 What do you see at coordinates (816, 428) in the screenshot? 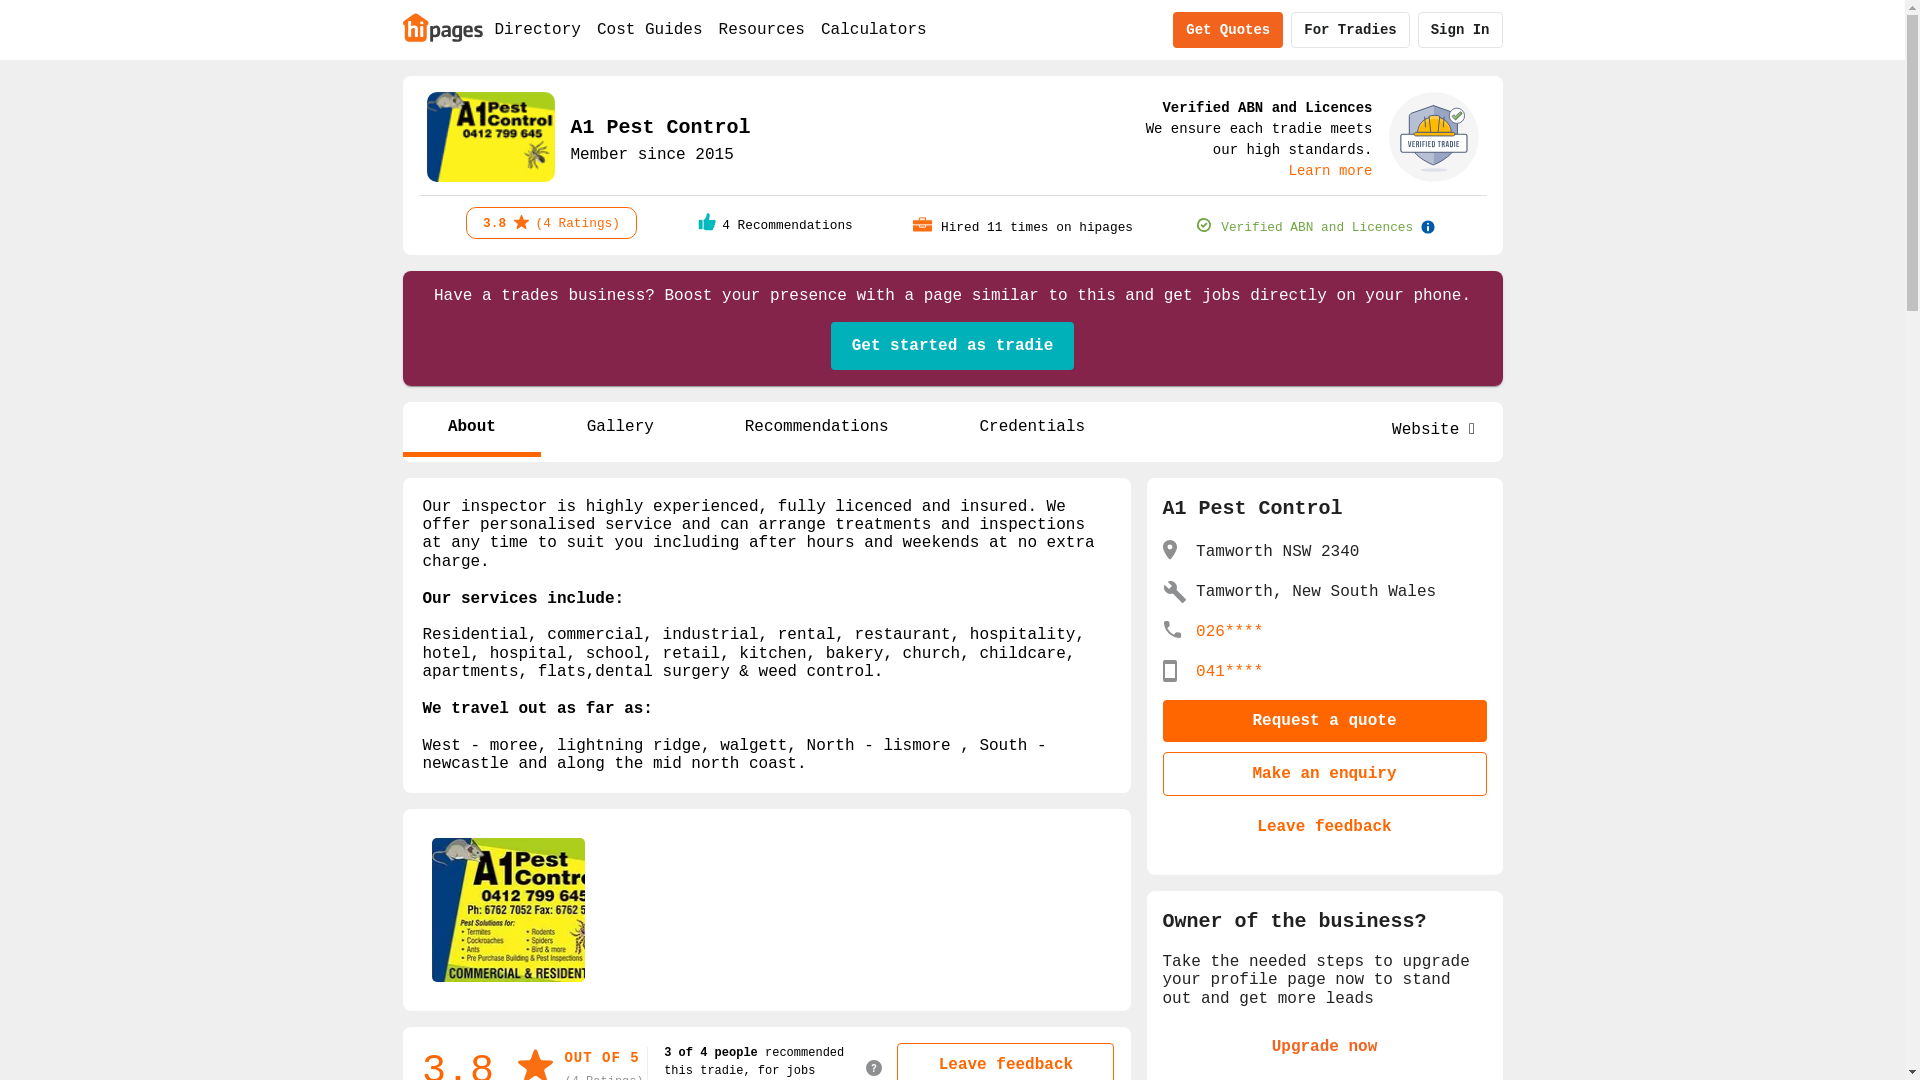
I see `'Recommendations'` at bounding box center [816, 428].